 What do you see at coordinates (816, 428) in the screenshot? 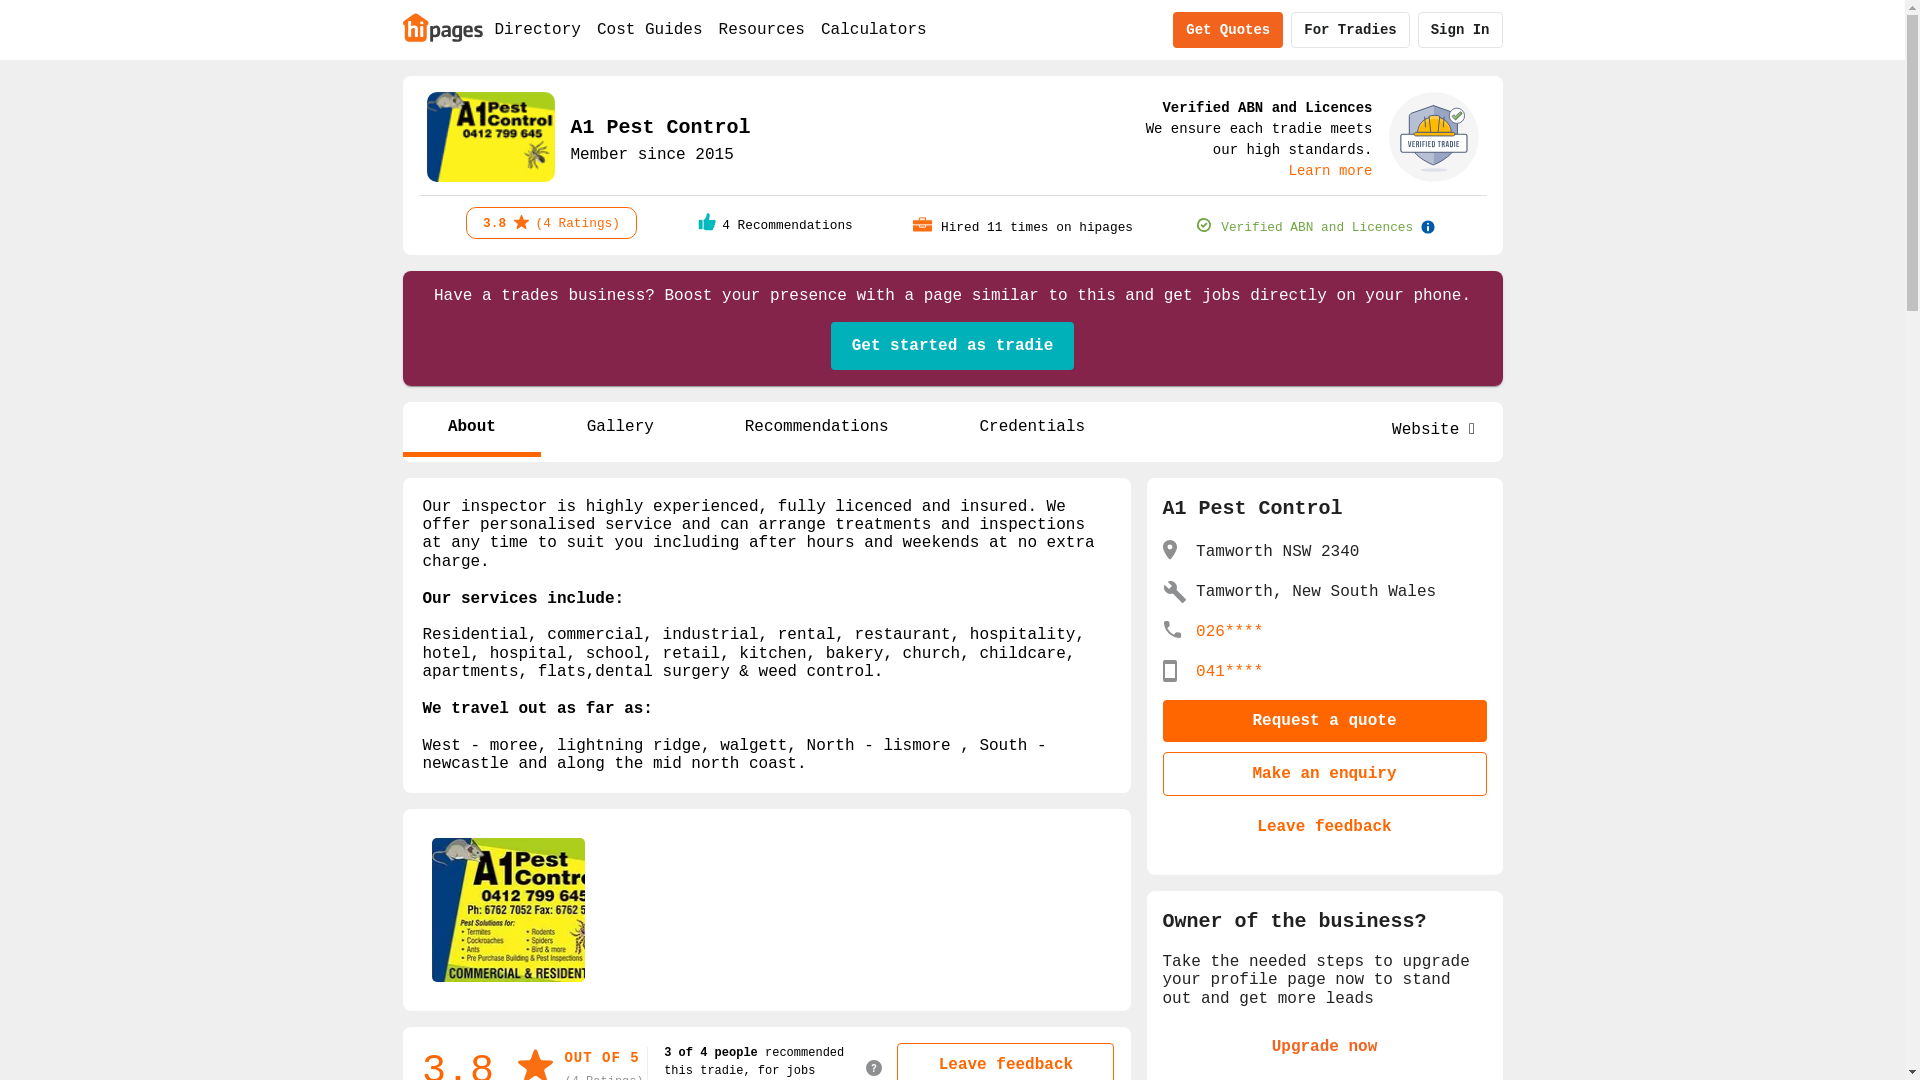
I see `'Recommendations'` at bounding box center [816, 428].